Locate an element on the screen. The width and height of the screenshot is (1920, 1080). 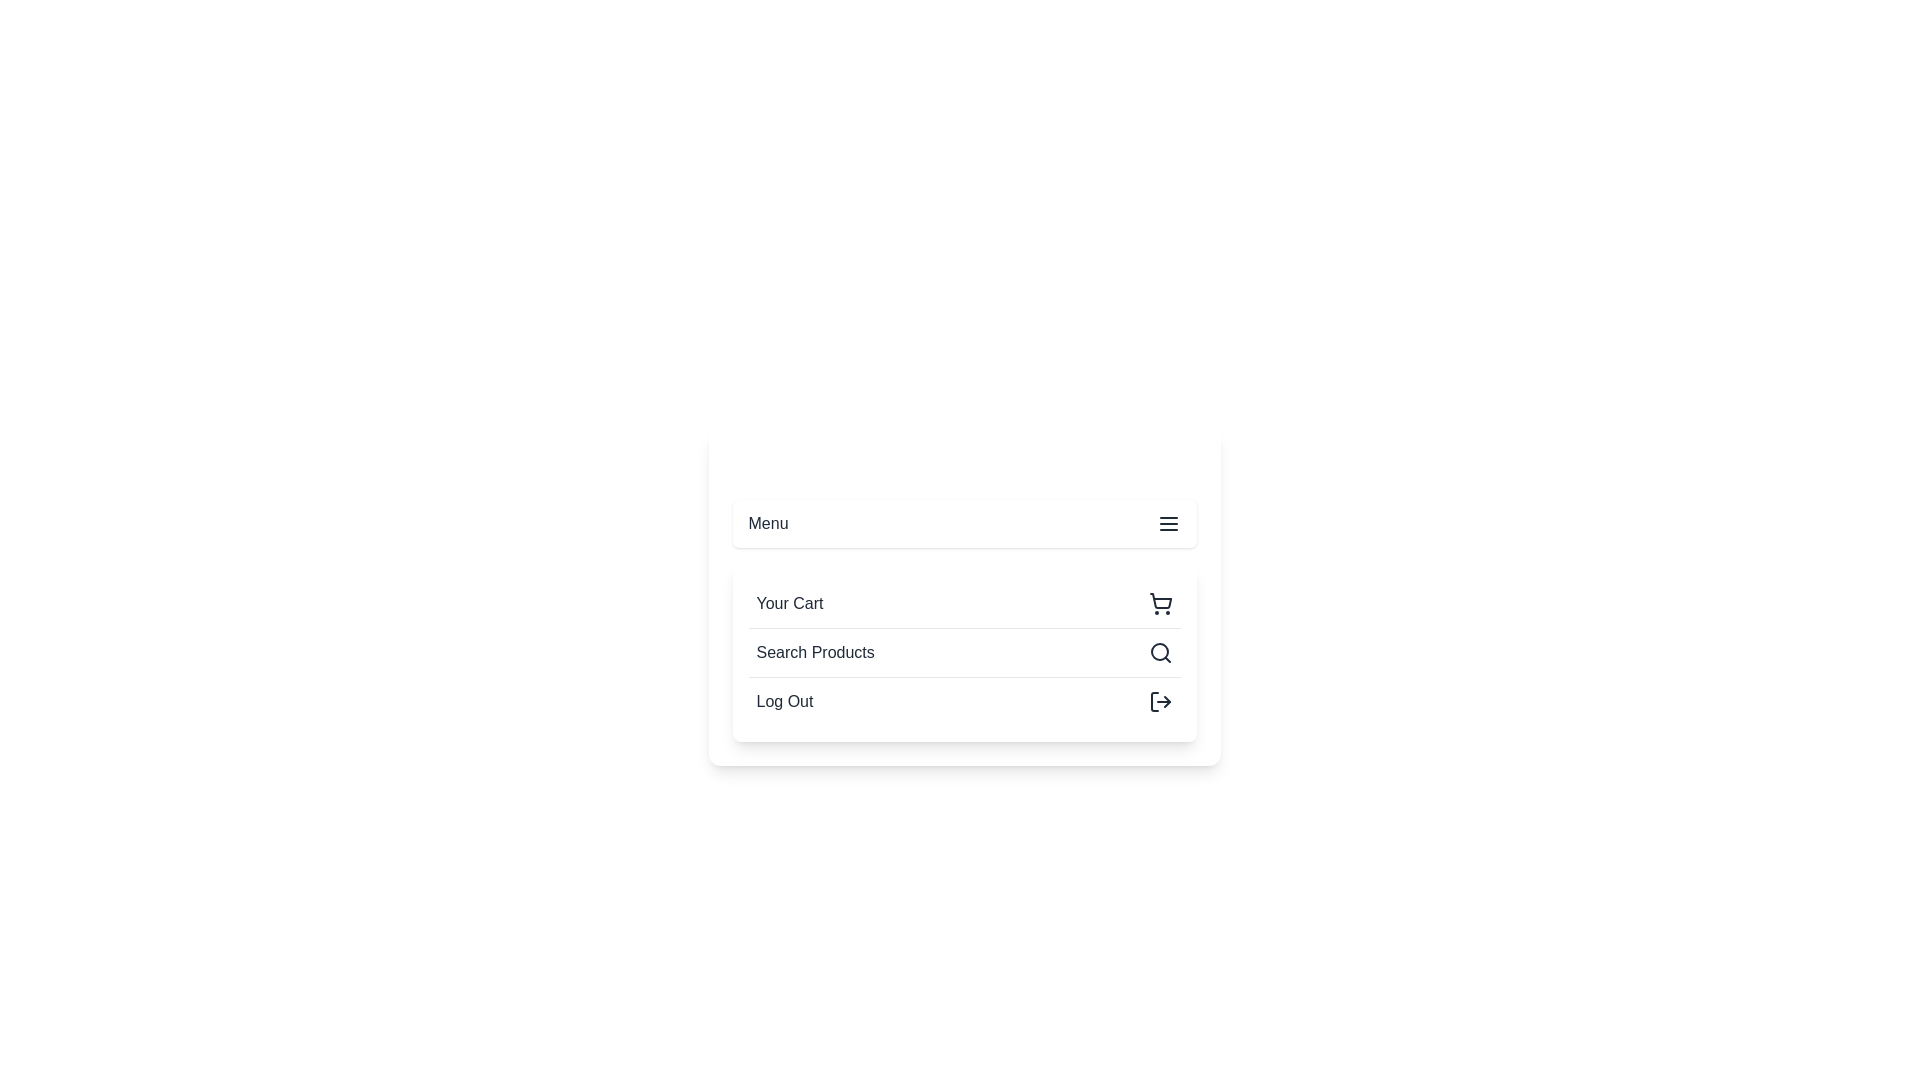
the text label that indicates the logout action, positioned to the right of the logout icon in the menu section is located at coordinates (783, 701).